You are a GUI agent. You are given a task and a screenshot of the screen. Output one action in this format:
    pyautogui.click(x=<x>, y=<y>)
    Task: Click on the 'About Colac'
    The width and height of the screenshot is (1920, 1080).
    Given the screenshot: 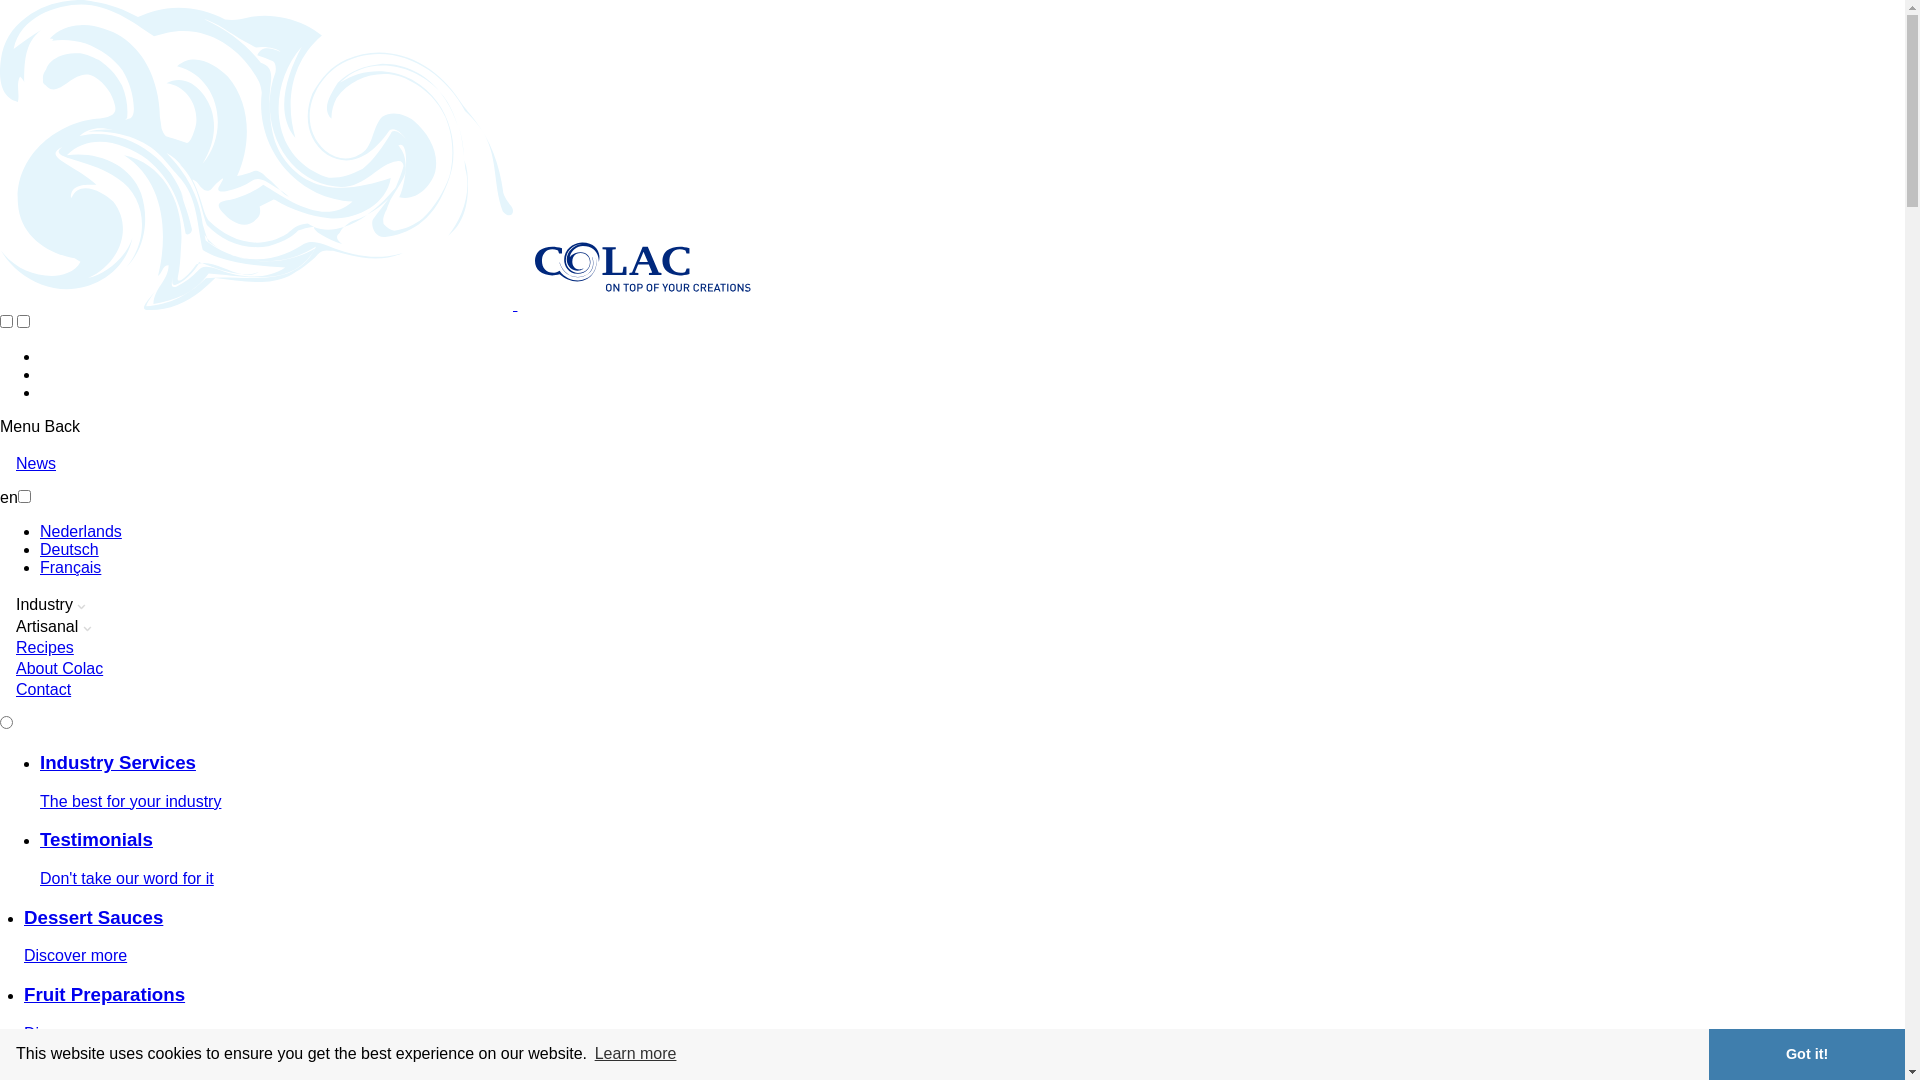 What is the action you would take?
    pyautogui.click(x=59, y=668)
    